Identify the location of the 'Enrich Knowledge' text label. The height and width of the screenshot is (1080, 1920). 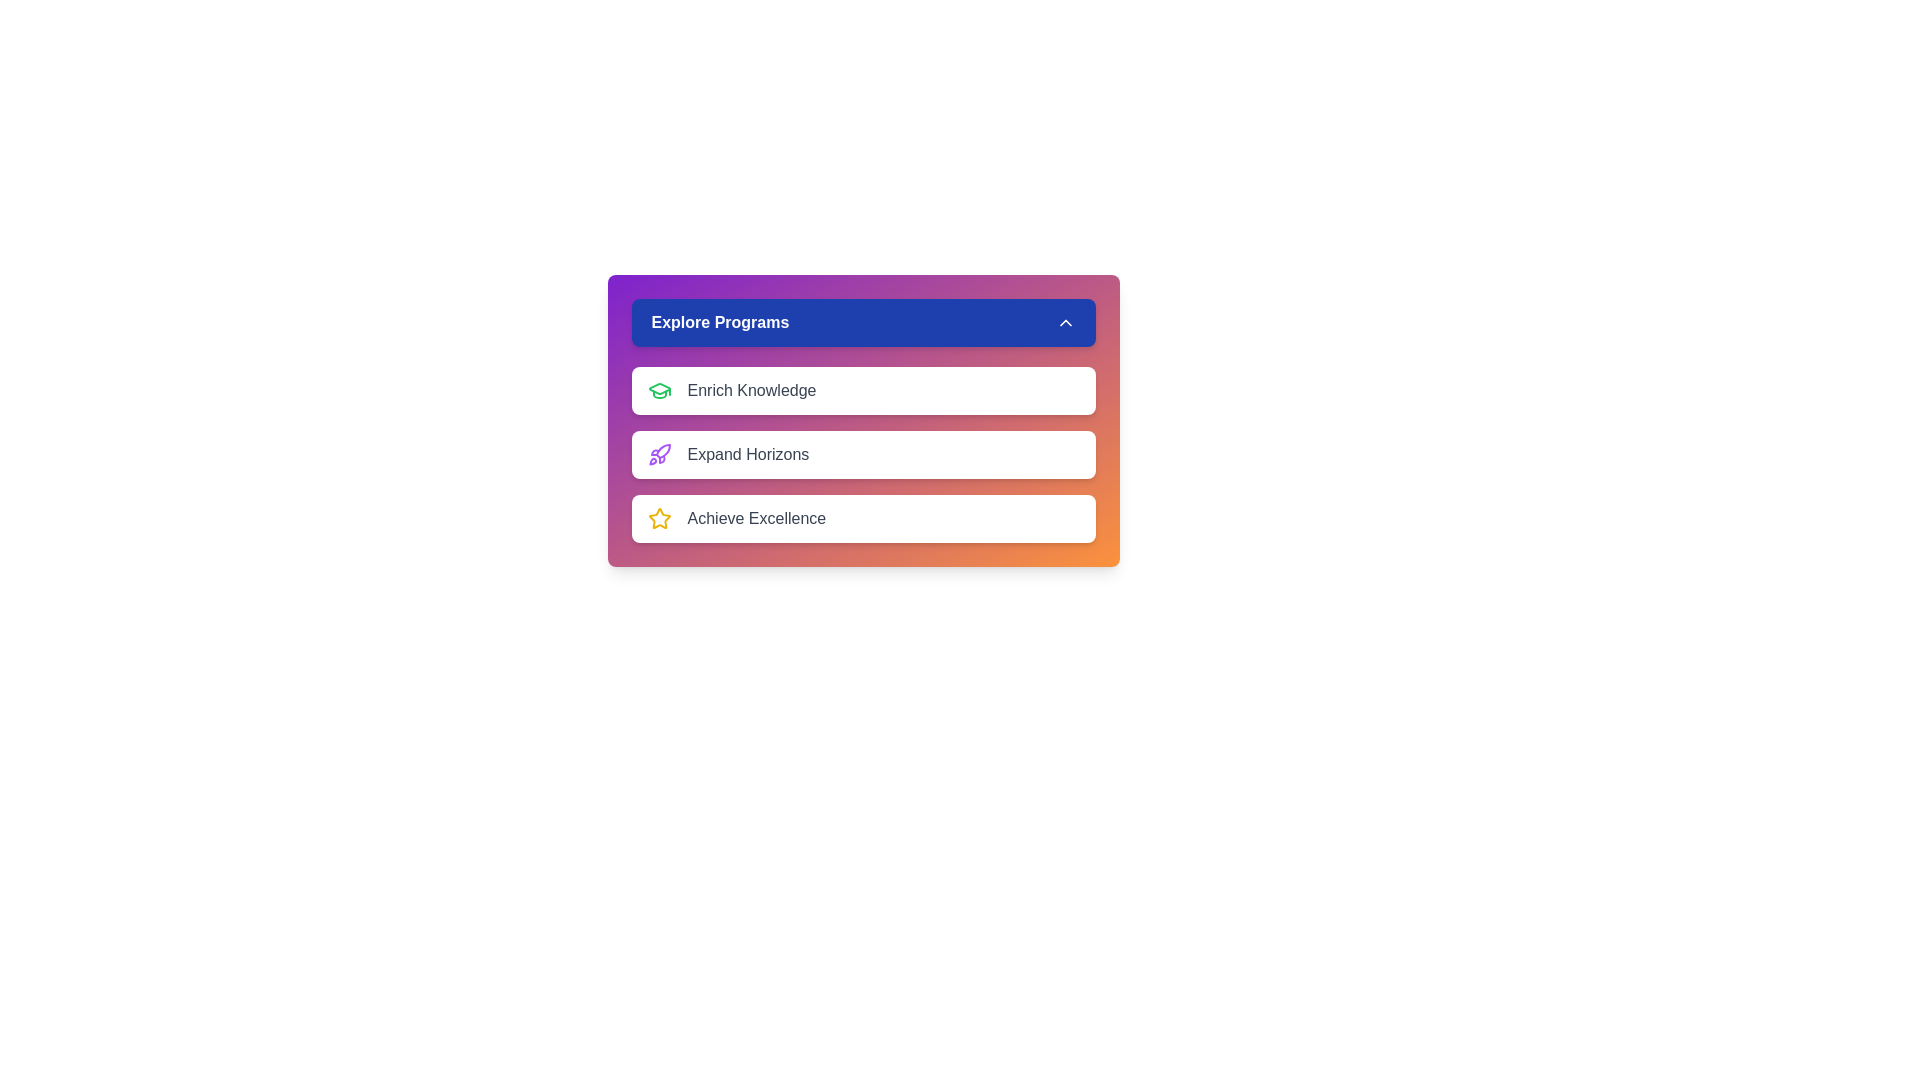
(749, 390).